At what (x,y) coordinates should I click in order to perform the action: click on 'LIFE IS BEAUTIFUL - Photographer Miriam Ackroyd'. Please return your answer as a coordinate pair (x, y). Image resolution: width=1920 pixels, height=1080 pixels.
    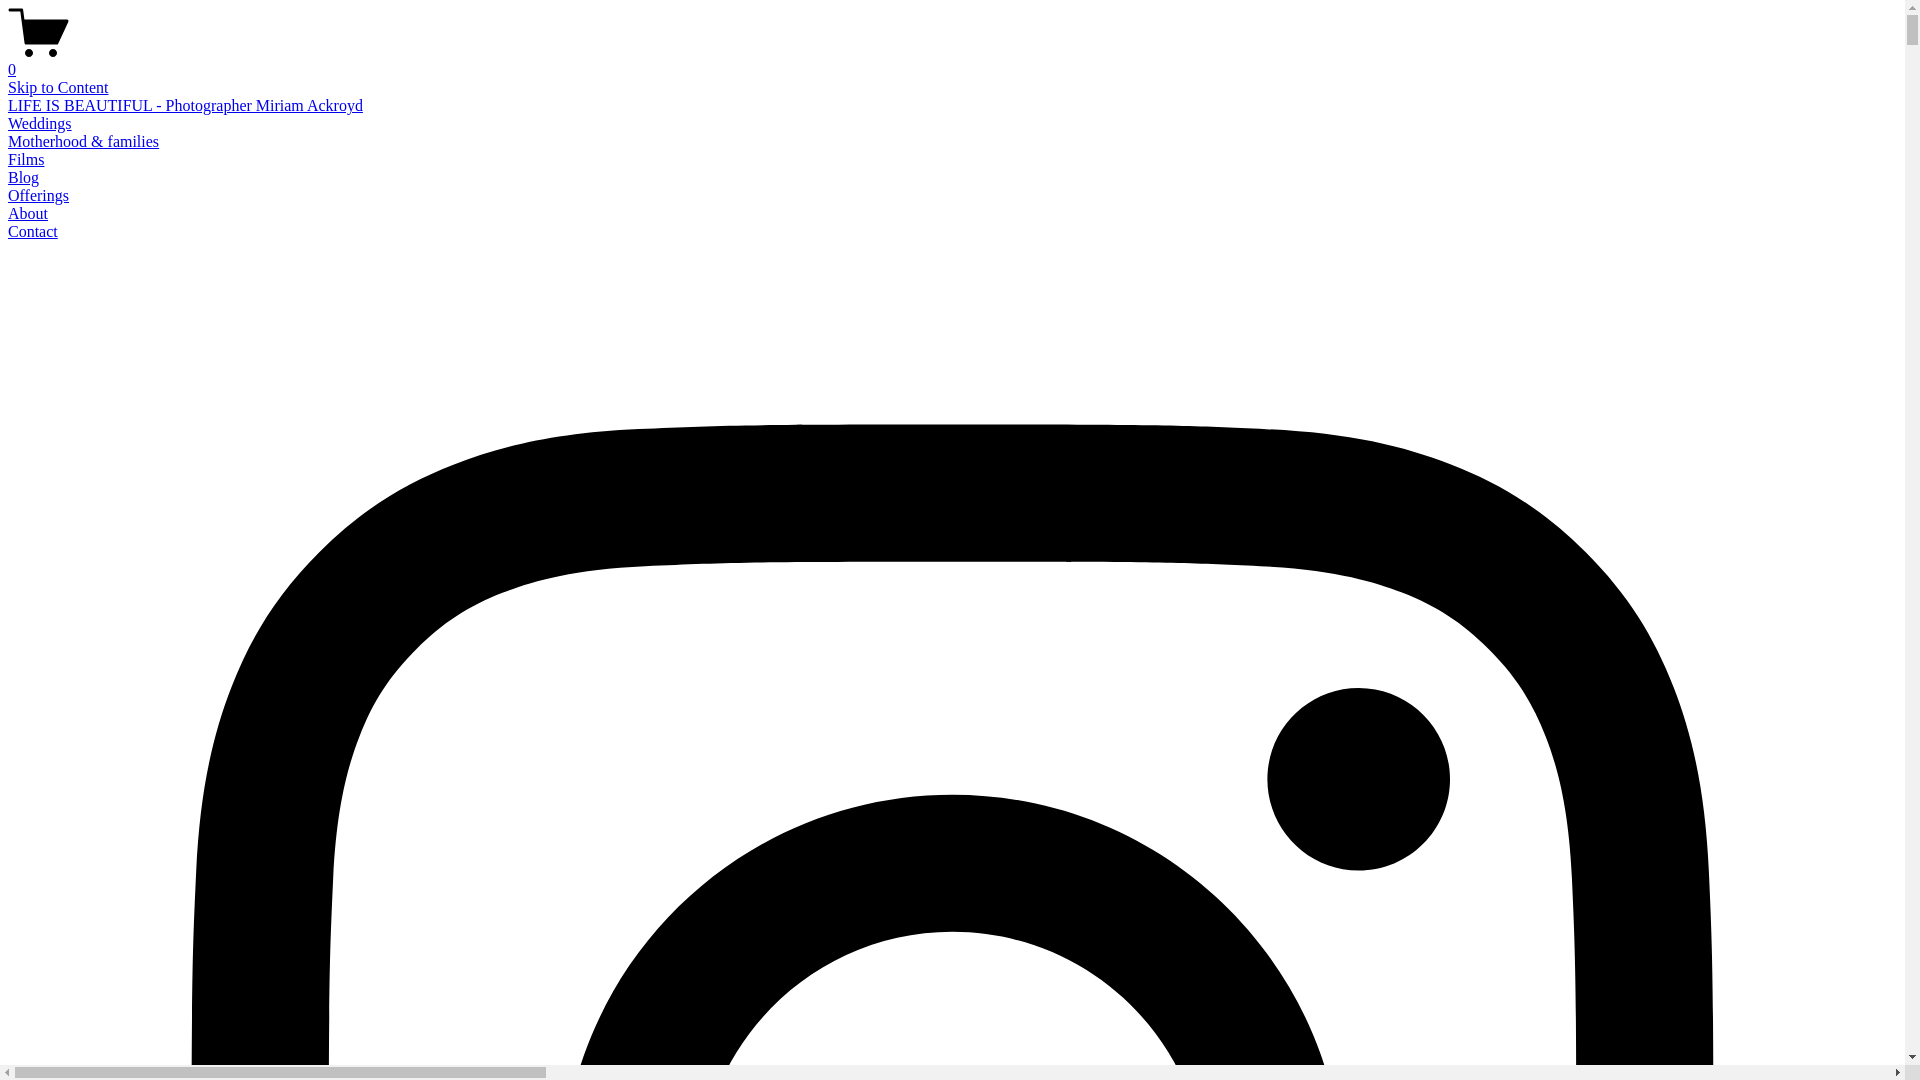
    Looking at the image, I should click on (185, 105).